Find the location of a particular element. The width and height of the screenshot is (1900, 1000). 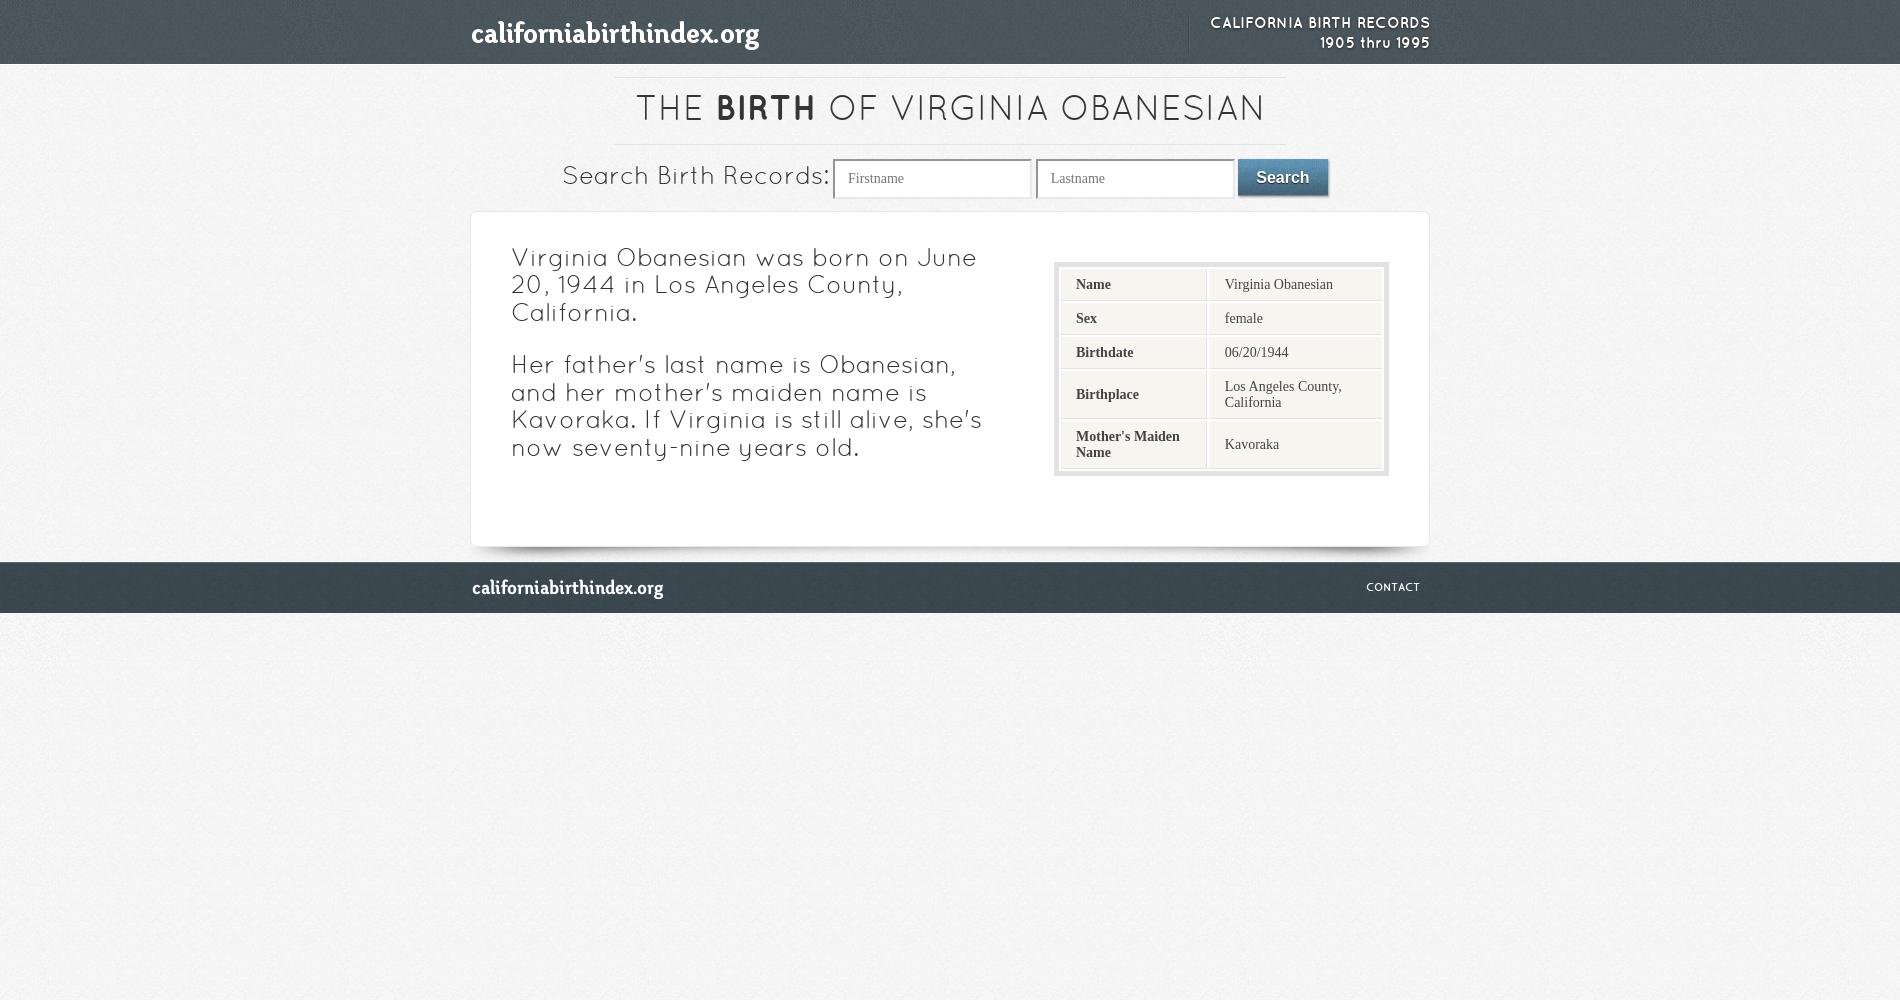

'Search Birth Records:' is located at coordinates (562, 178).